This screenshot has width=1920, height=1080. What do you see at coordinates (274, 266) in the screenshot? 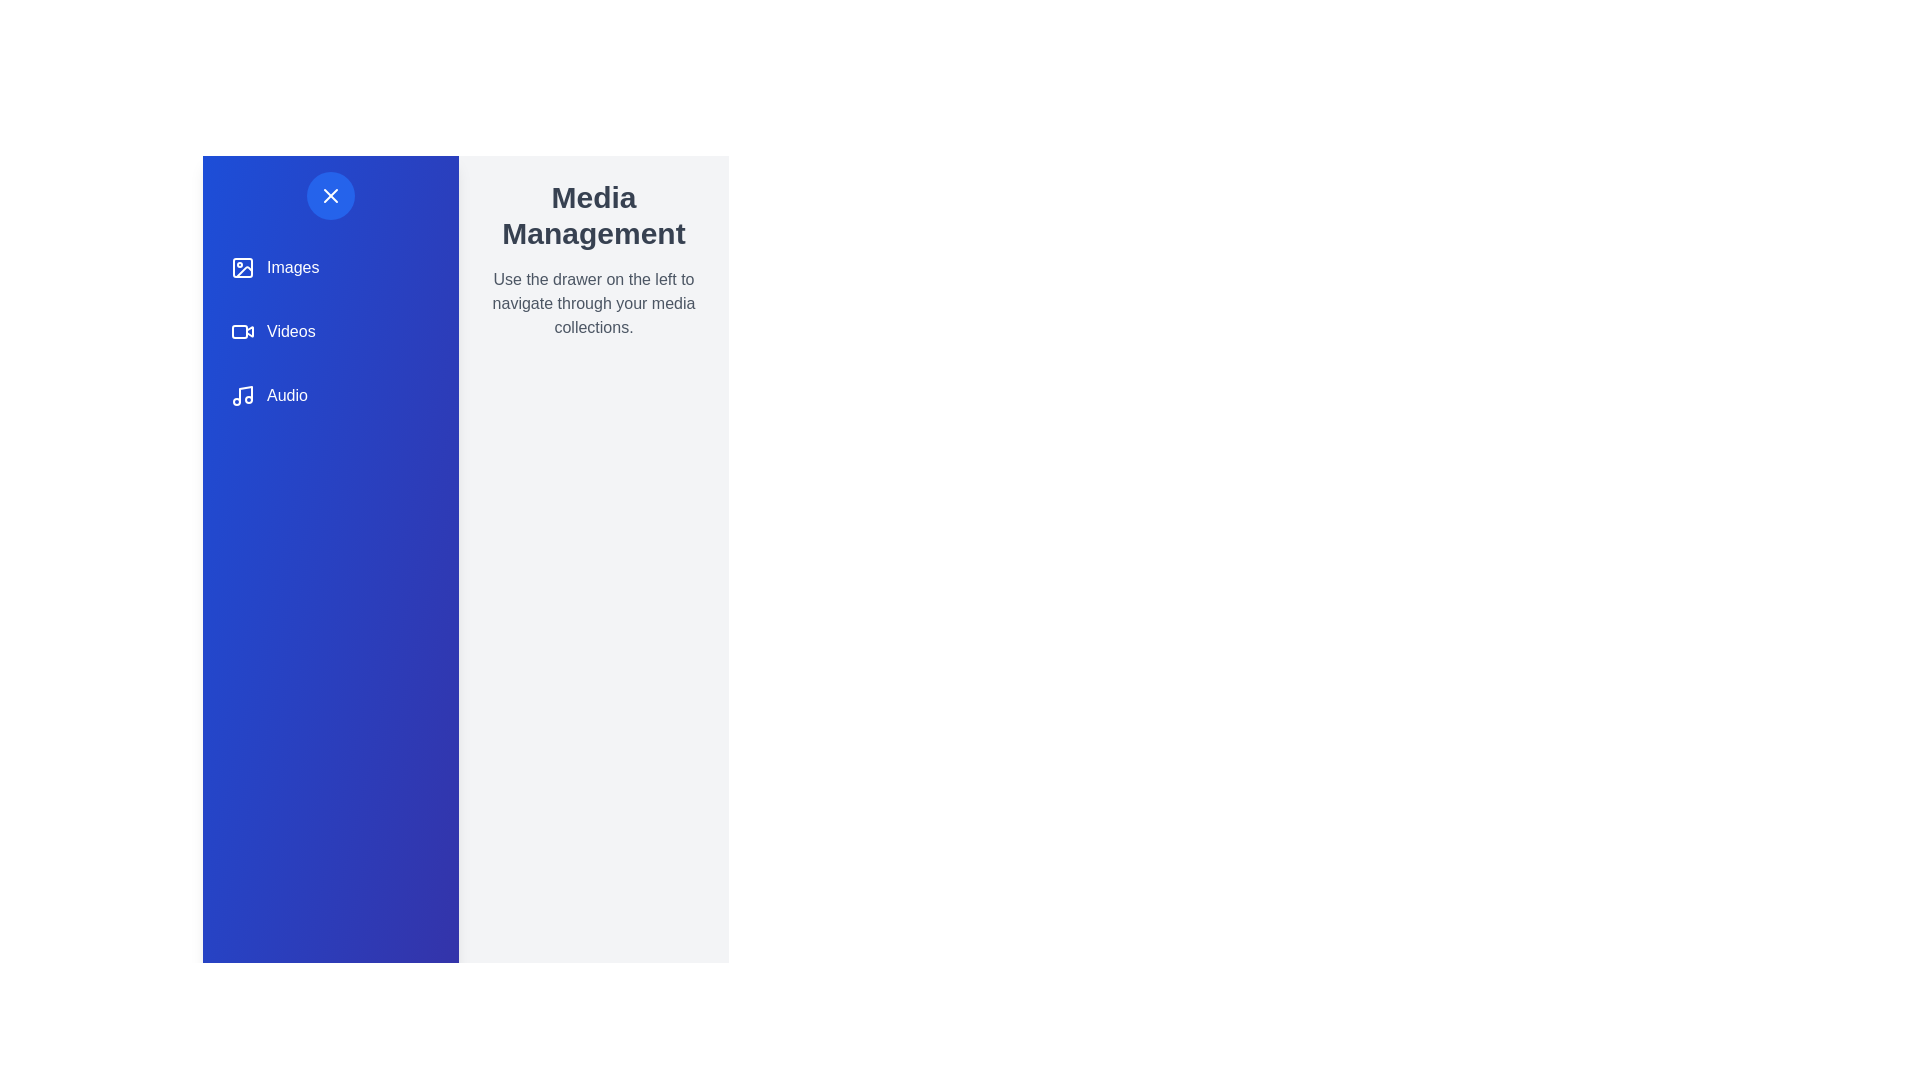
I see `the 'Images' button located in the left sidebar above the 'Videos' and 'Audio' items` at bounding box center [274, 266].